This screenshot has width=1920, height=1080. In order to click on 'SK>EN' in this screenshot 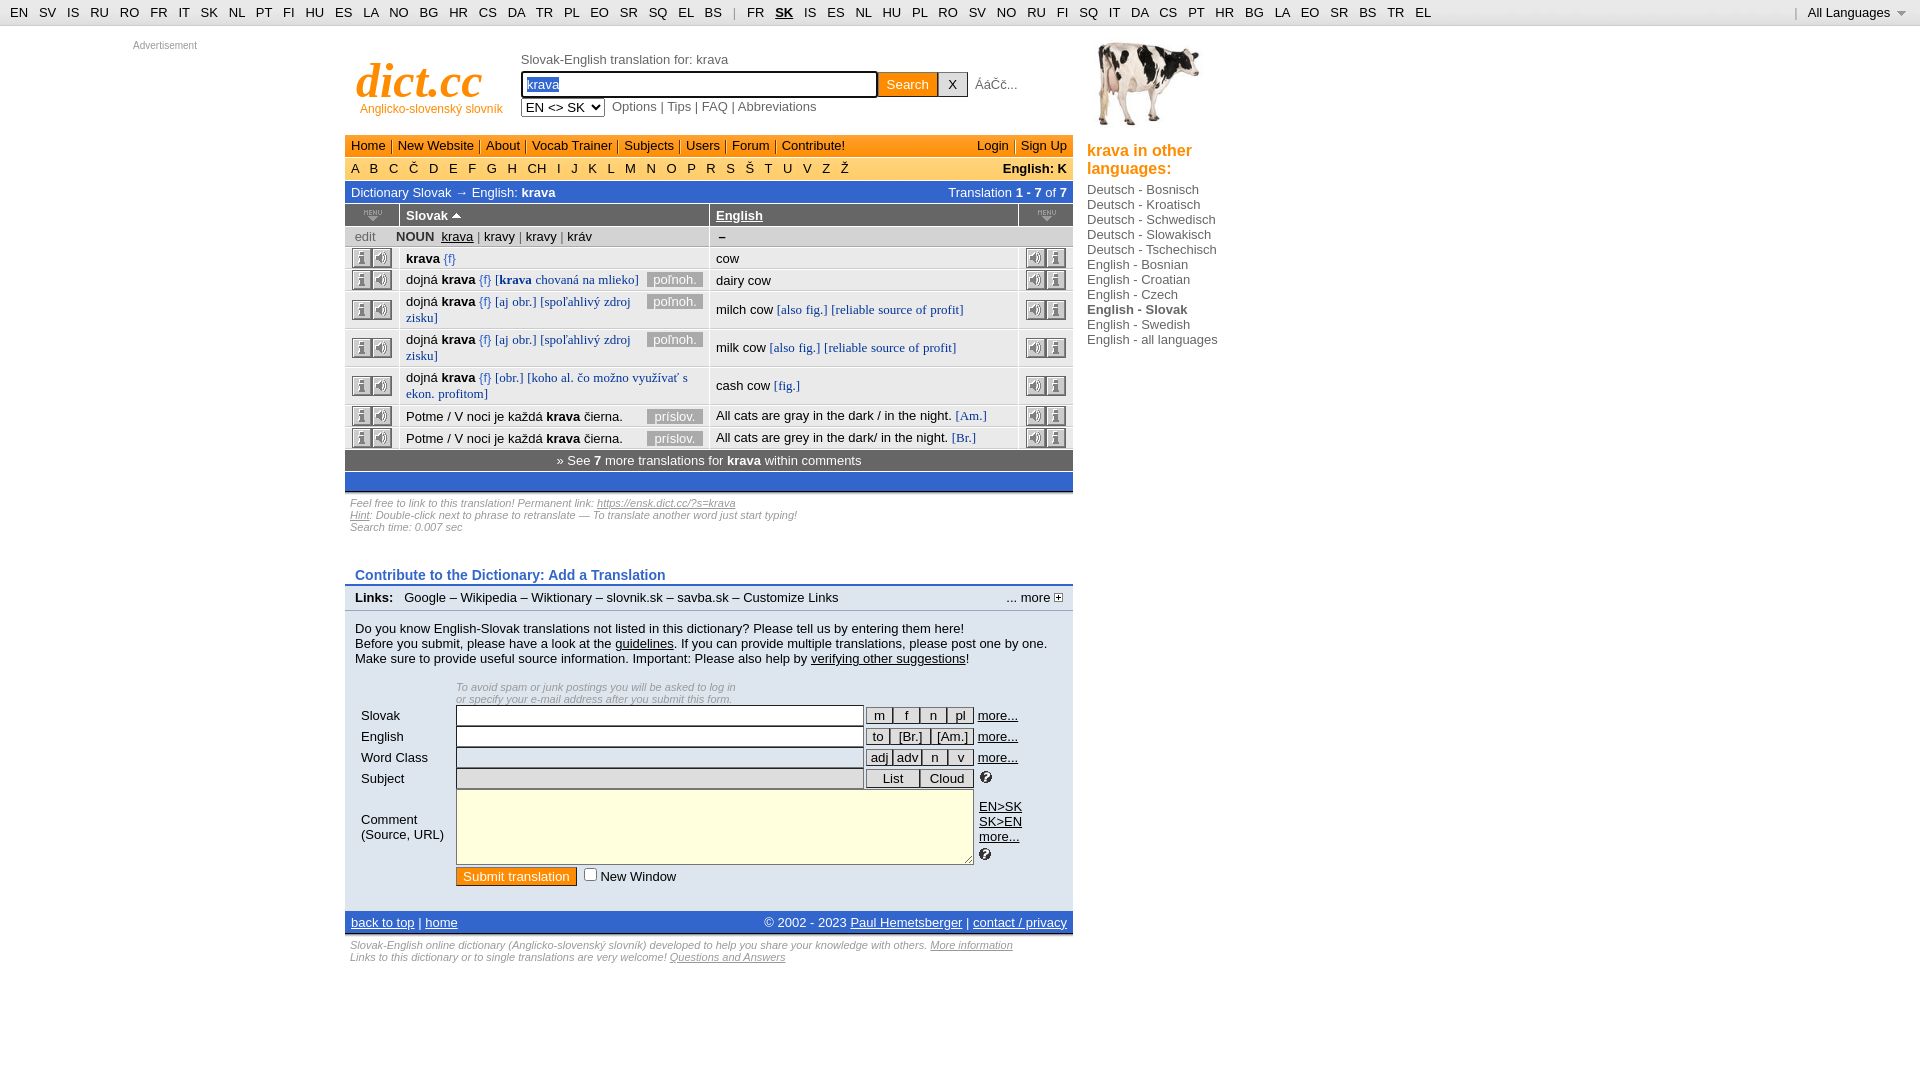, I will do `click(979, 821)`.